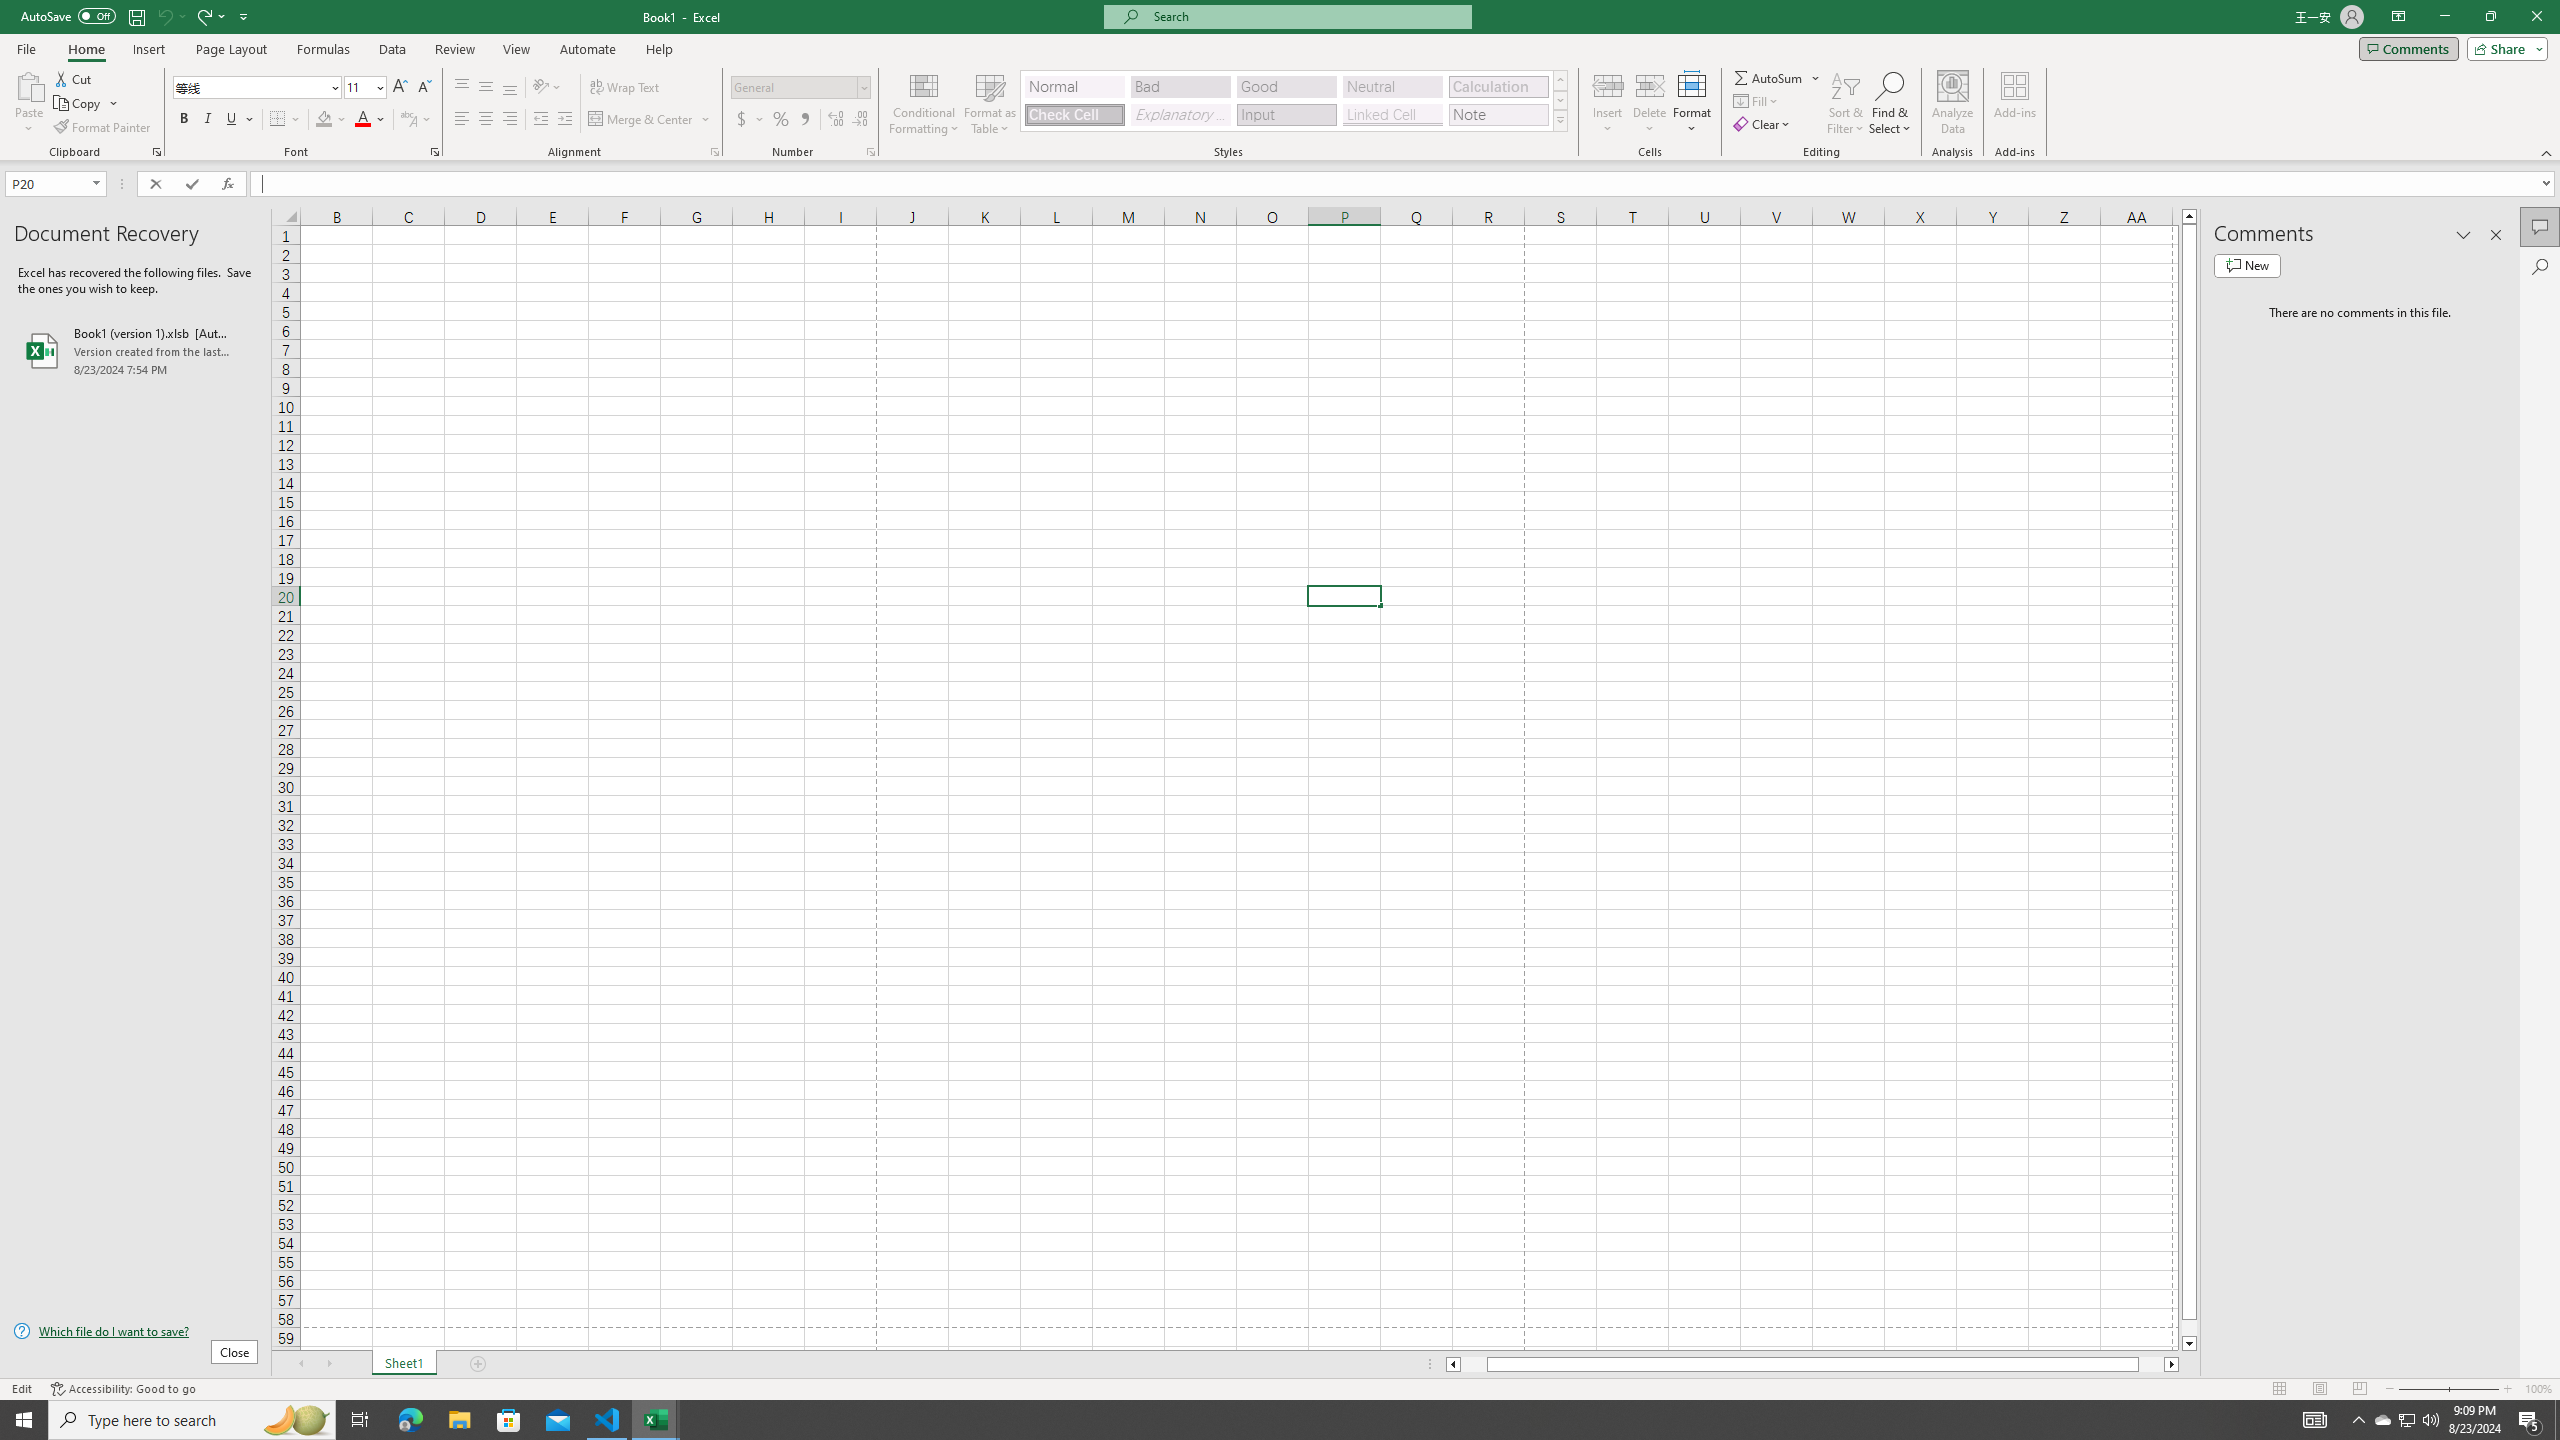 Image resolution: width=2560 pixels, height=1440 pixels. What do you see at coordinates (1285, 87) in the screenshot?
I see `'Good'` at bounding box center [1285, 87].